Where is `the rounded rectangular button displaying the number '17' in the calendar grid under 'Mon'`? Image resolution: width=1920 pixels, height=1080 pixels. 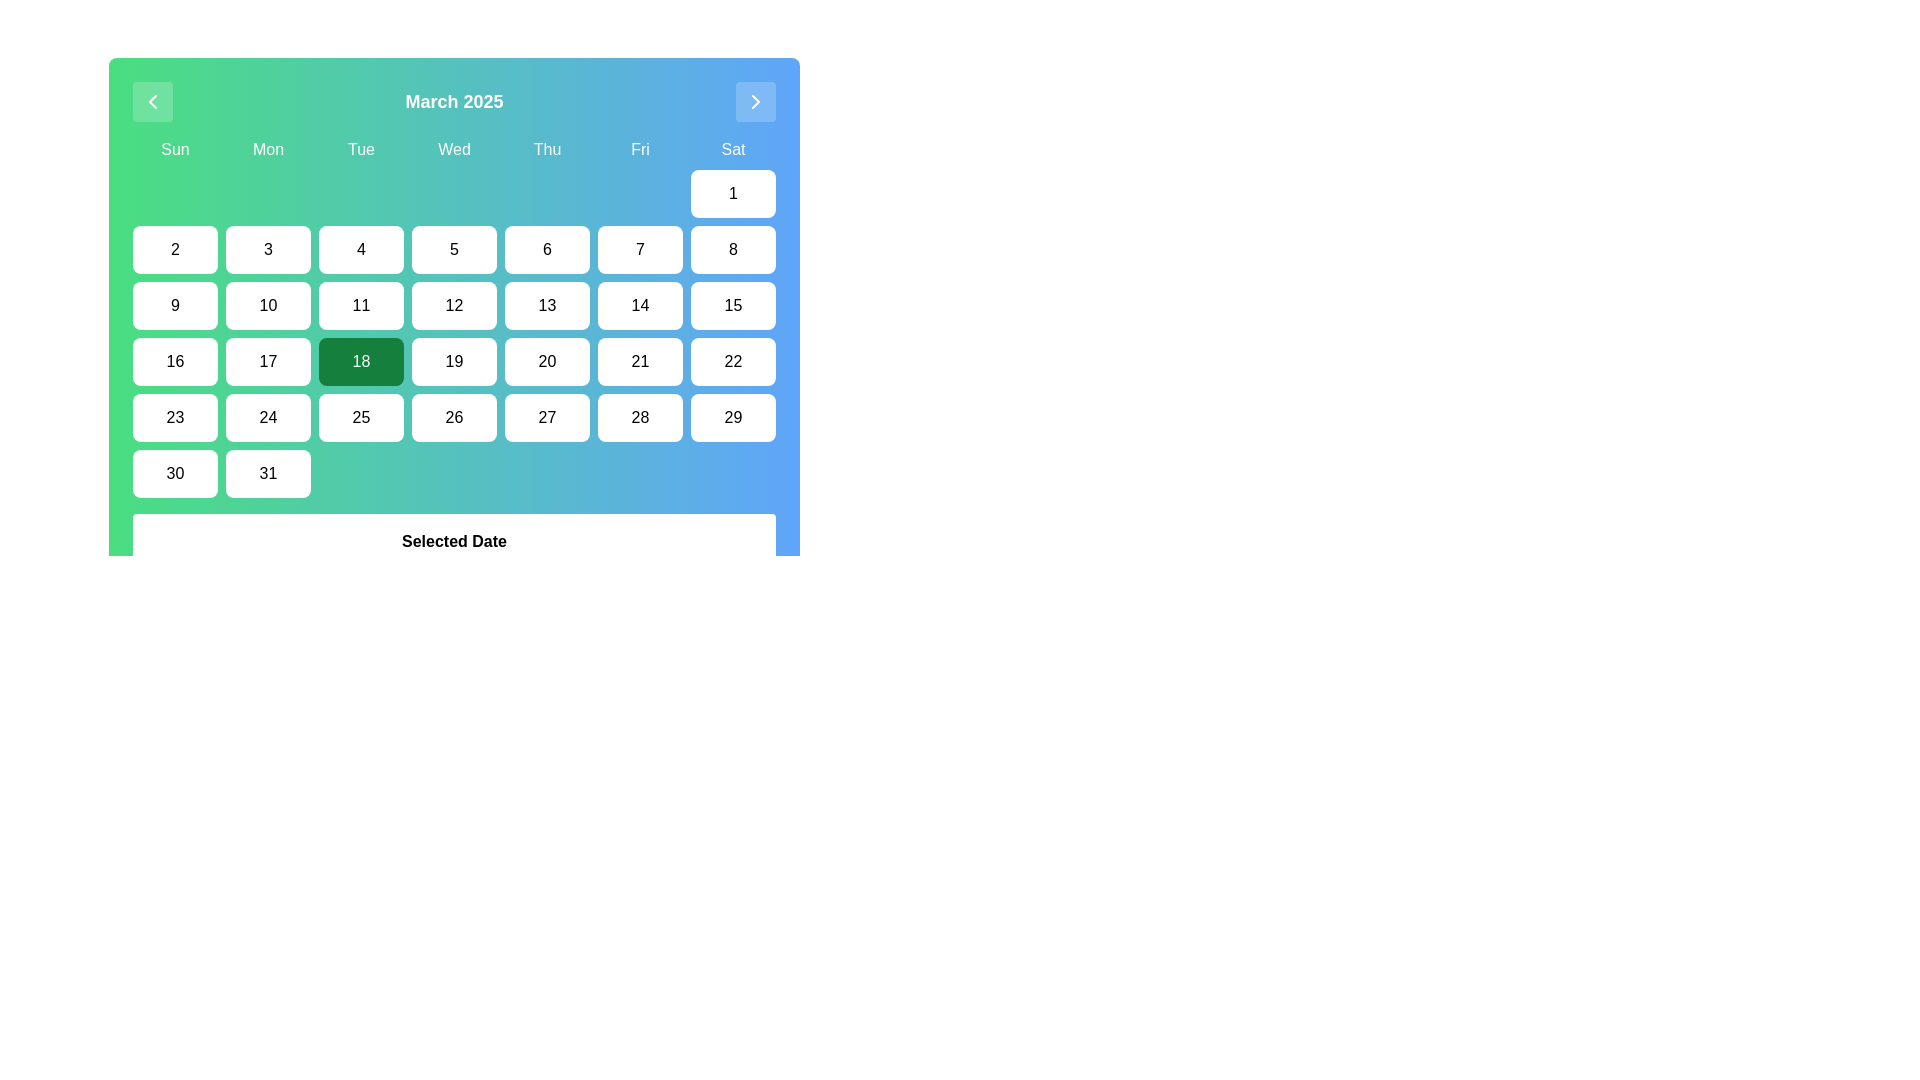 the rounded rectangular button displaying the number '17' in the calendar grid under 'Mon' is located at coordinates (267, 362).